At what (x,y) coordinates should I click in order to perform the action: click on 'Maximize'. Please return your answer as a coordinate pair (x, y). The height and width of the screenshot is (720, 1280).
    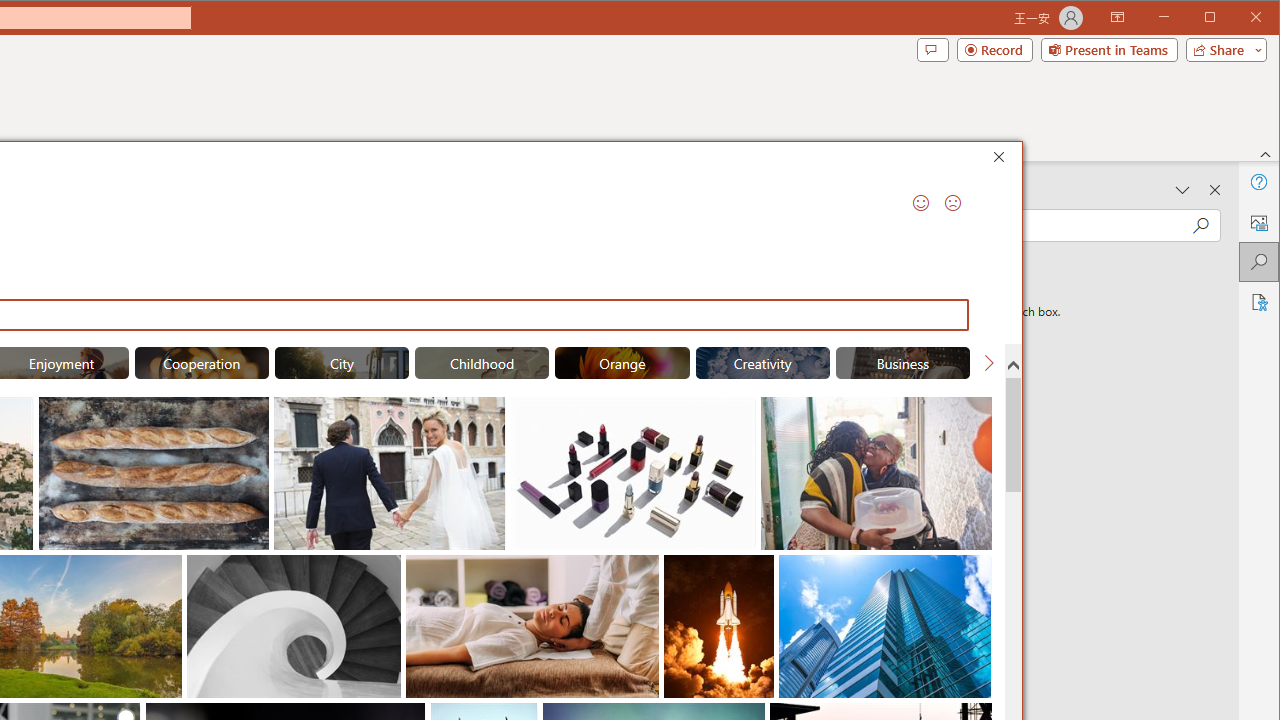
    Looking at the image, I should click on (1238, 19).